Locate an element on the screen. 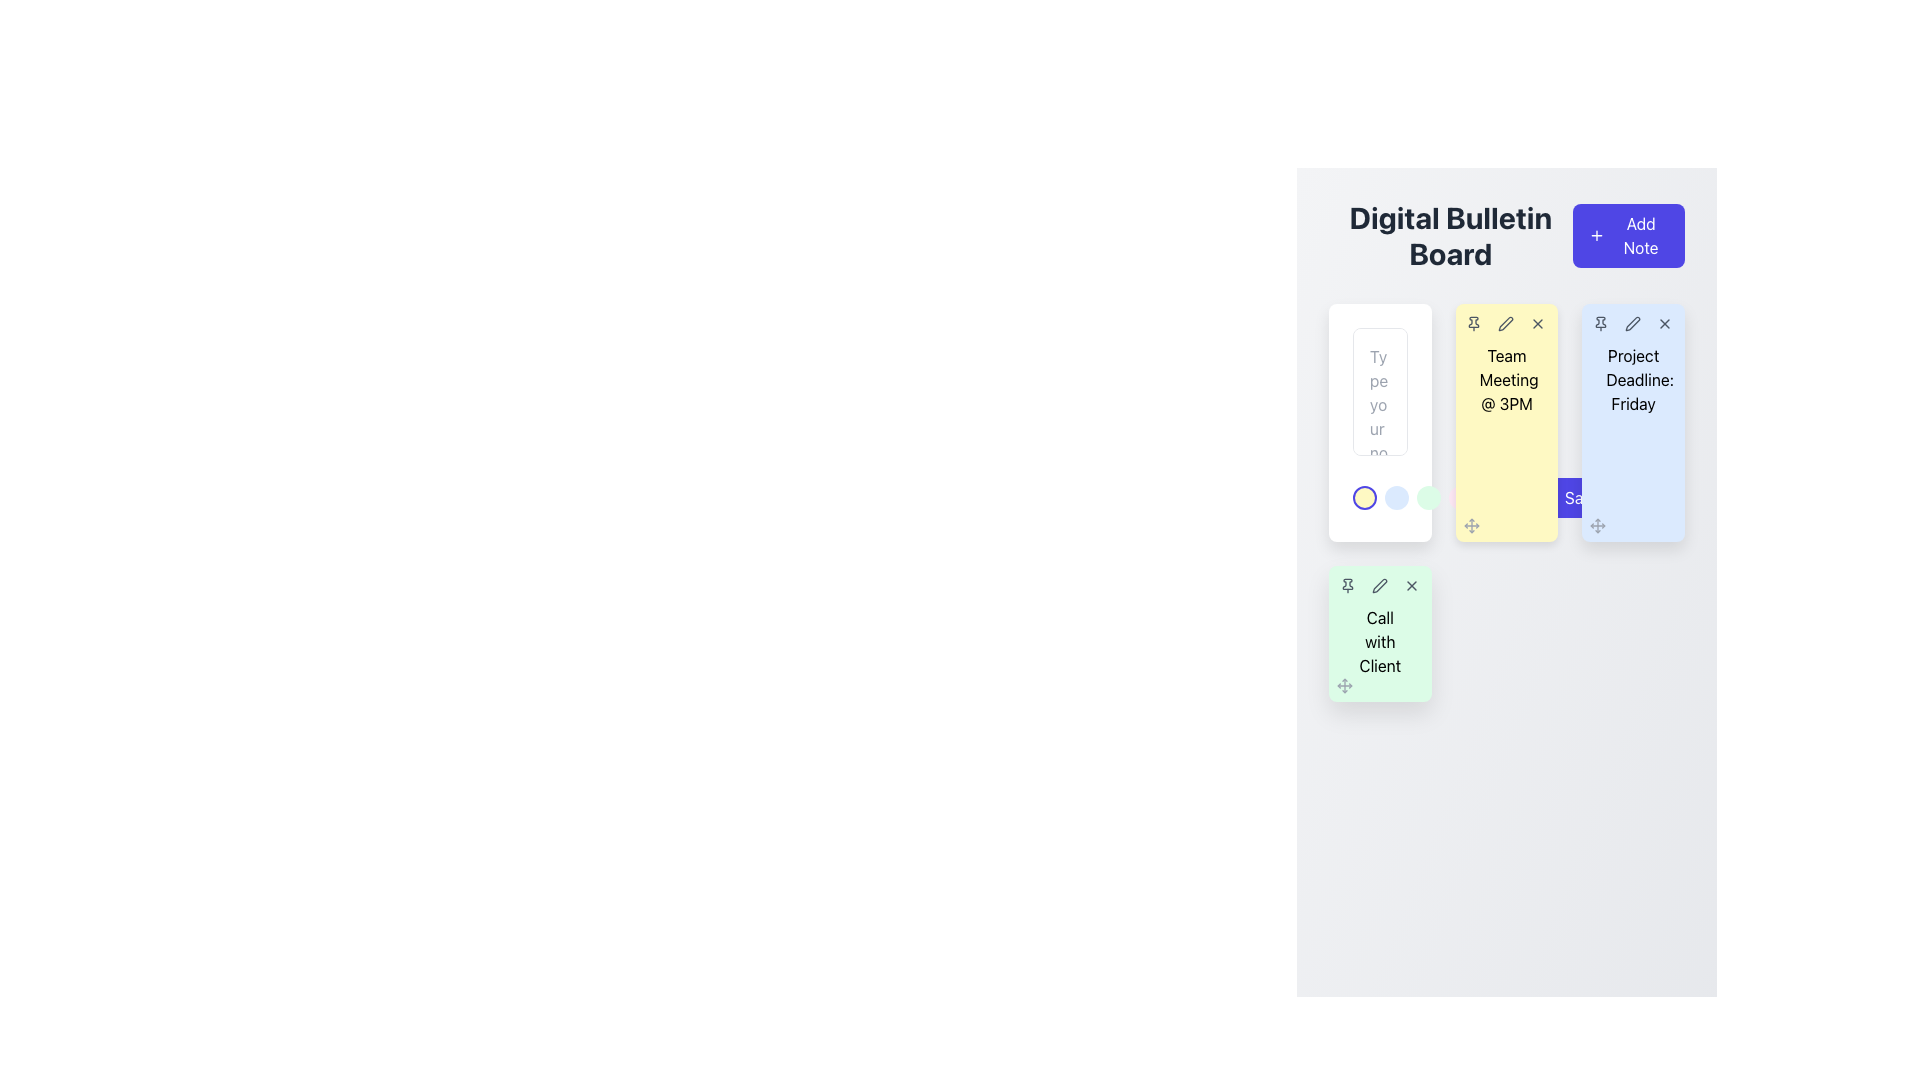 The height and width of the screenshot is (1080, 1920). the edit icon button located at the top of the yellow card labeled 'Team Meeting @ 3PM' is located at coordinates (1506, 323).